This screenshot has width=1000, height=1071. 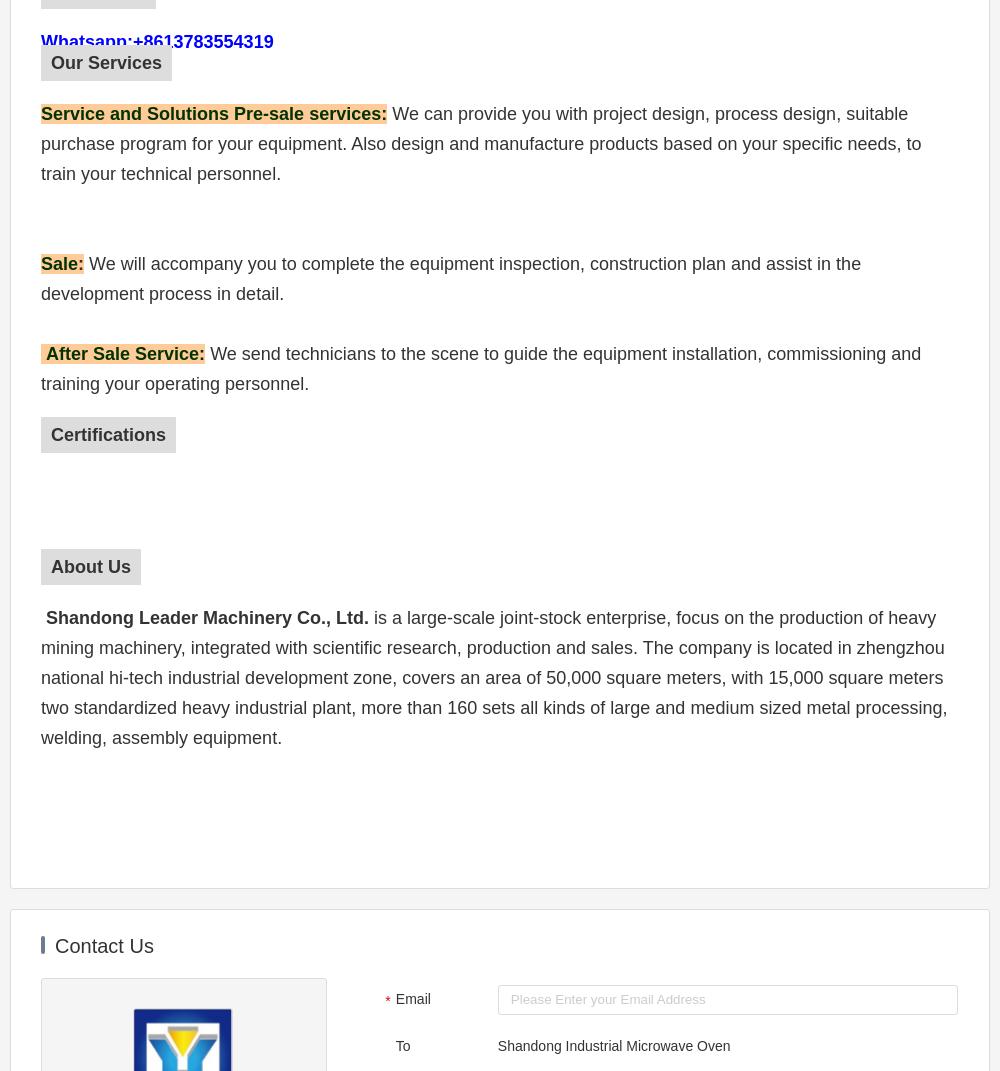 I want to click on '*', so click(x=385, y=1000).